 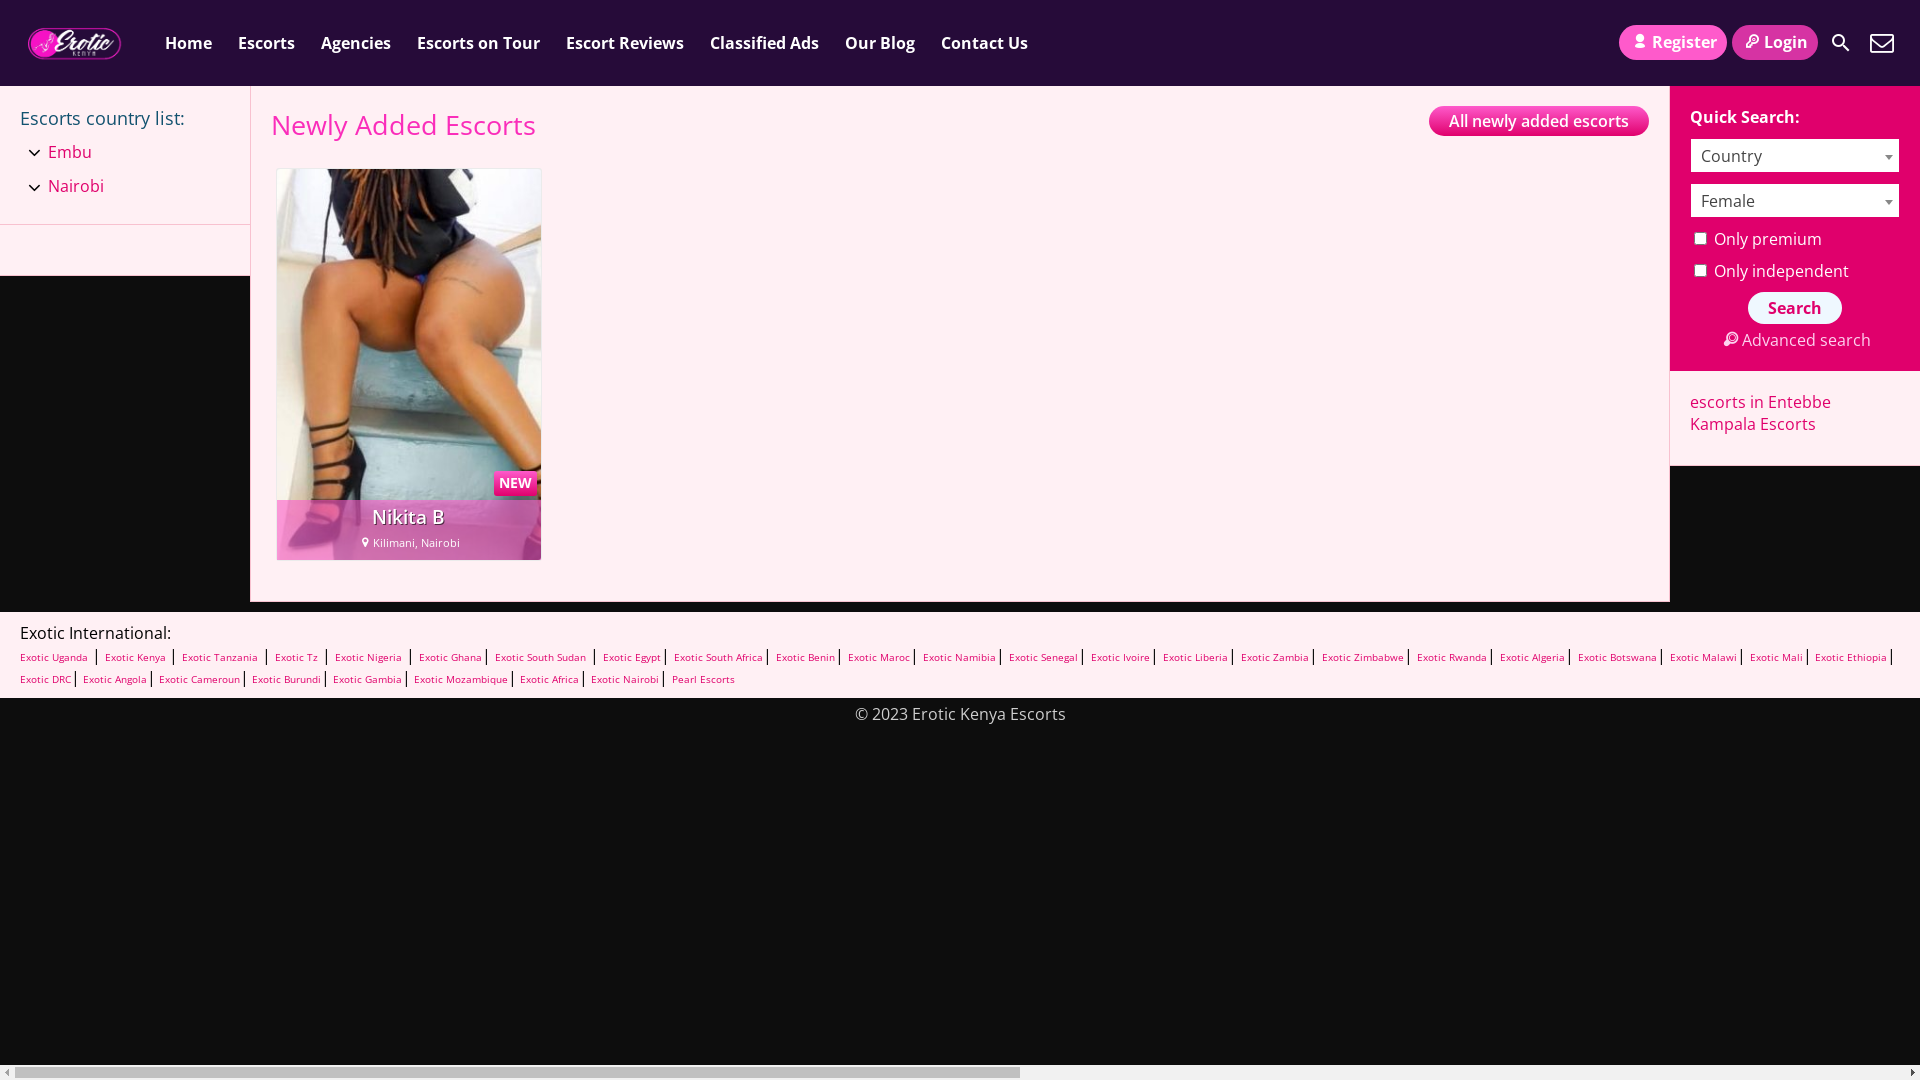 I want to click on 'Exotic Mali', so click(x=1776, y=656).